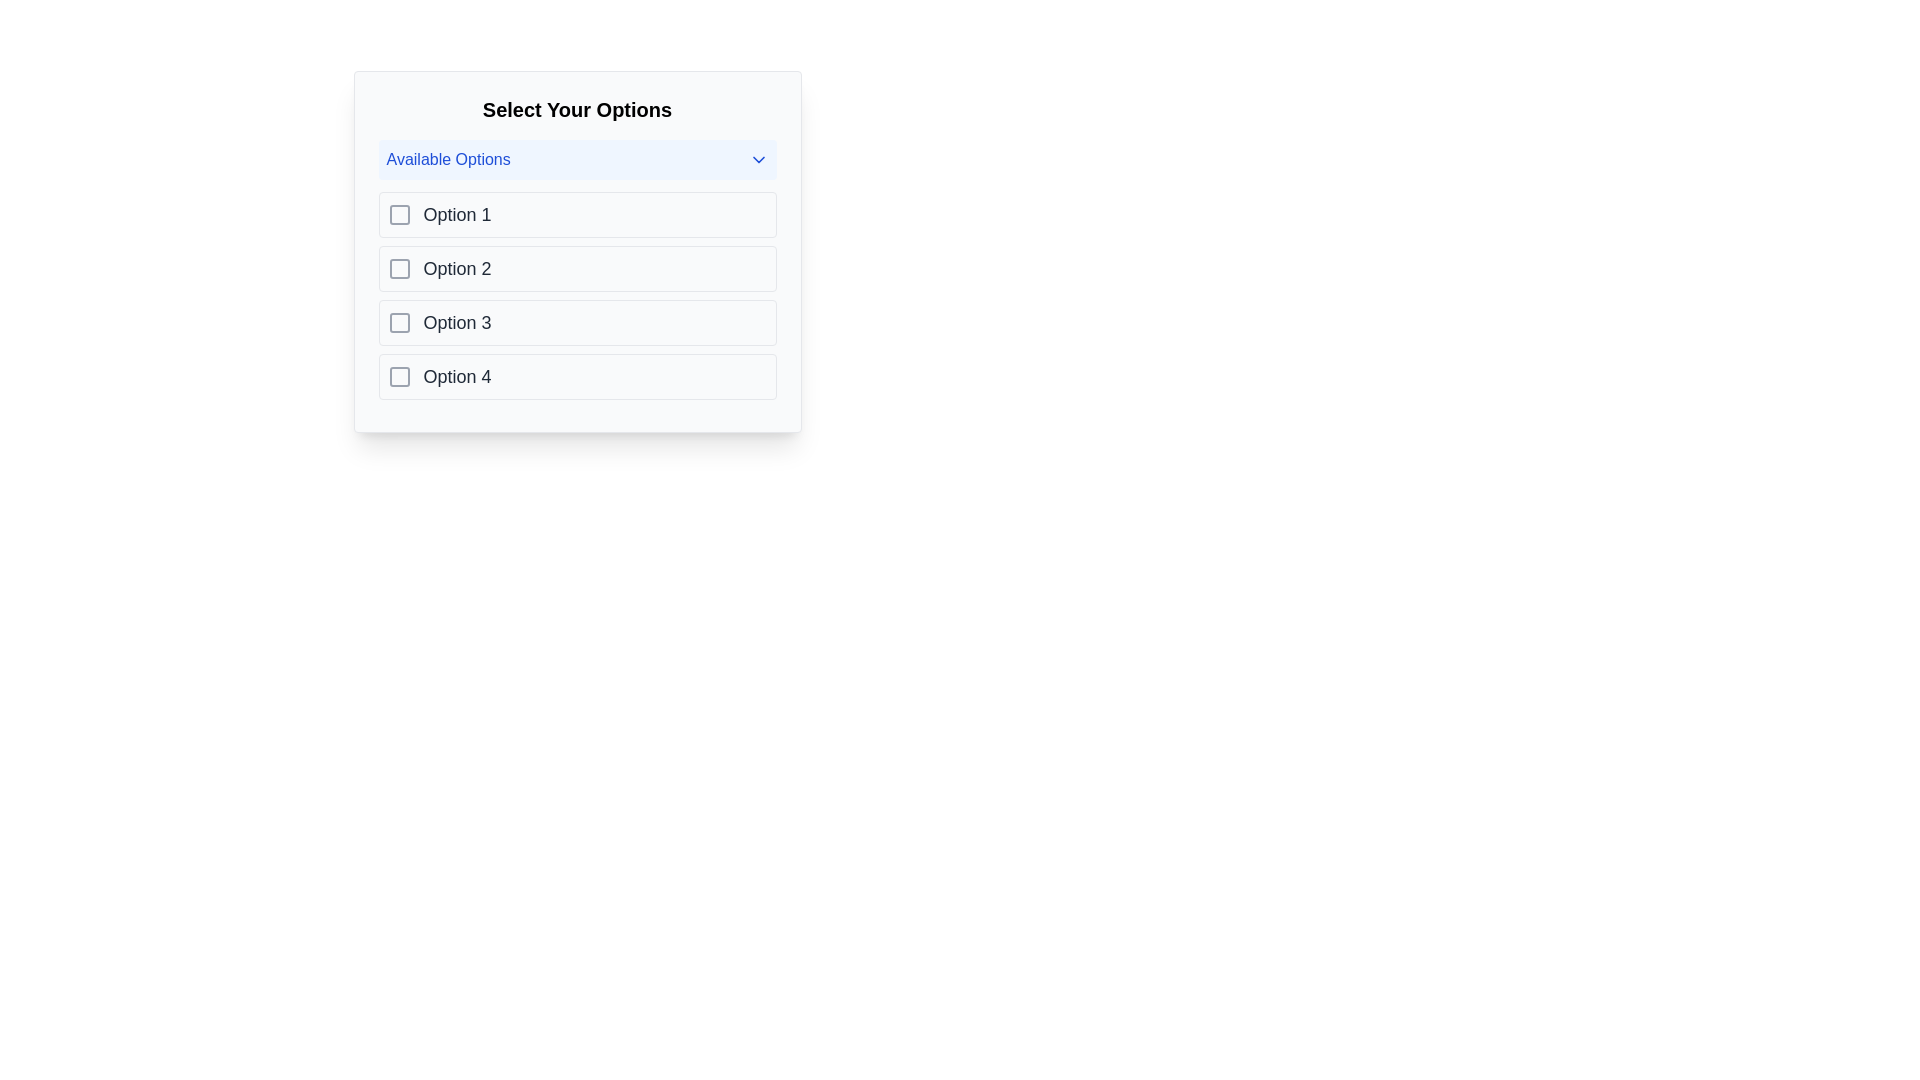  Describe the element at coordinates (576, 377) in the screenshot. I see `the fourth checkbox in the vertically stacked list of options` at that location.